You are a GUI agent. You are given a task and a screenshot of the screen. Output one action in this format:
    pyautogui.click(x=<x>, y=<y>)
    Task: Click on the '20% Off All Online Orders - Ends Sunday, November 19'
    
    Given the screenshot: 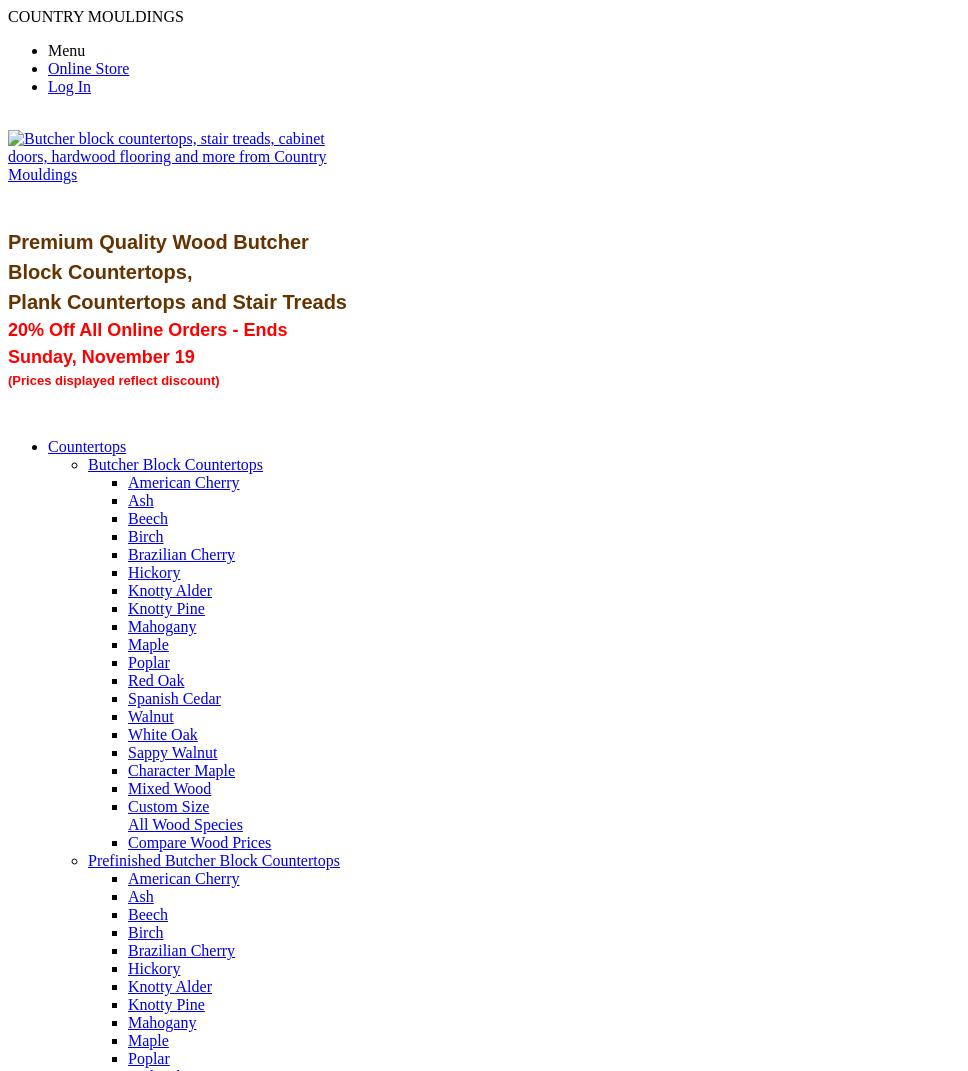 What is the action you would take?
    pyautogui.click(x=8, y=342)
    